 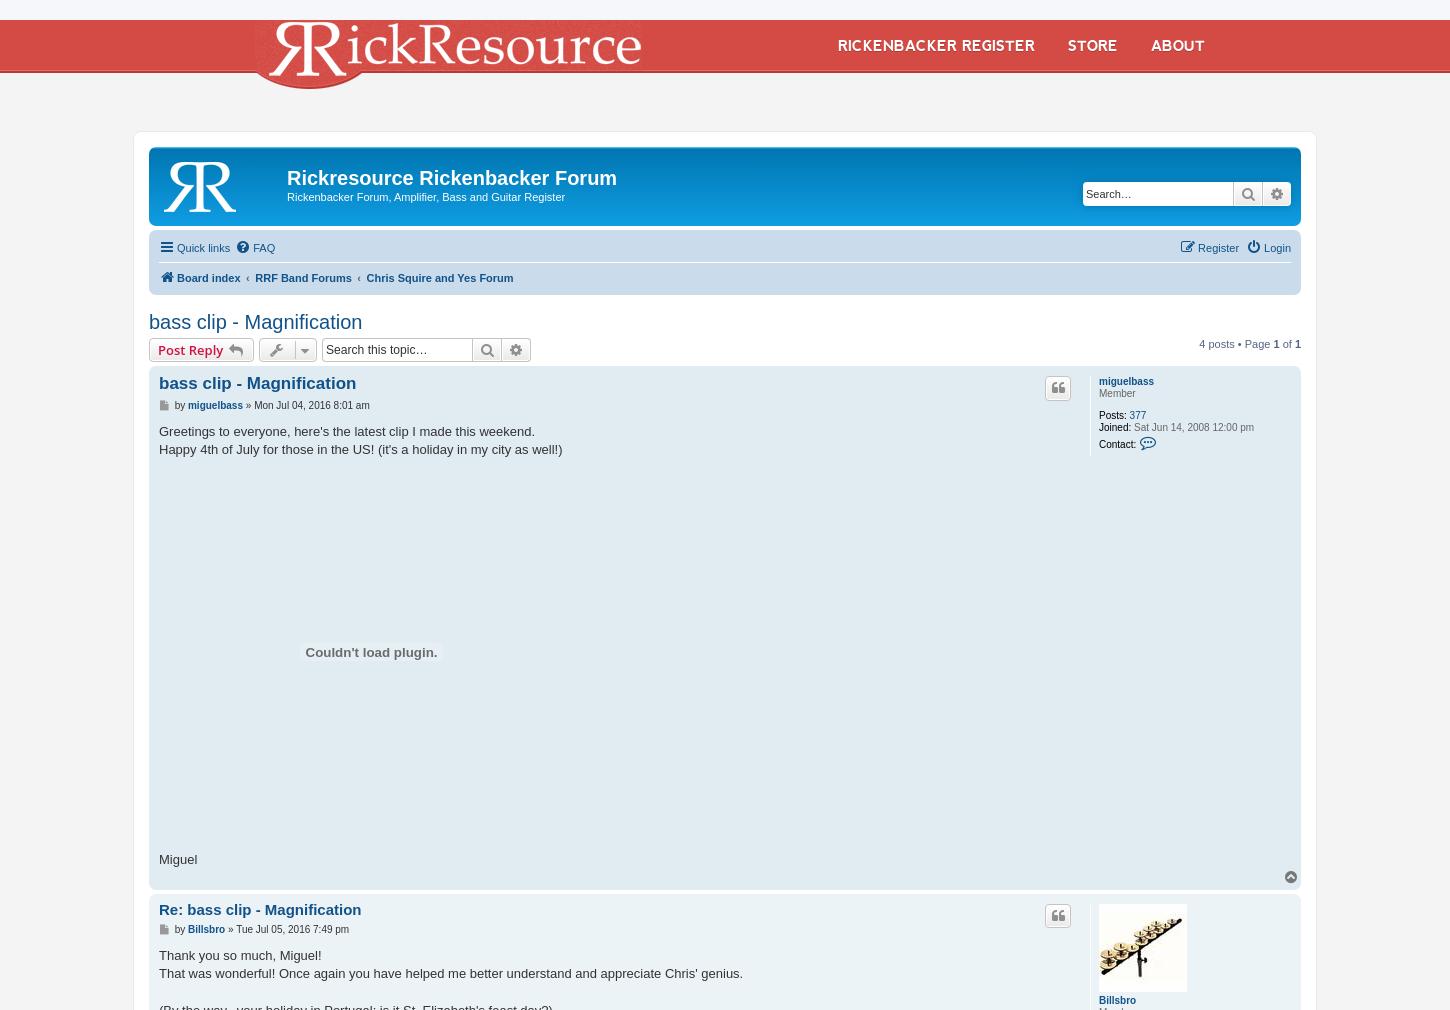 What do you see at coordinates (449, 973) in the screenshot?
I see `'That was wonderful! Once again you have helped me better understand and appreciate Chris' genius.'` at bounding box center [449, 973].